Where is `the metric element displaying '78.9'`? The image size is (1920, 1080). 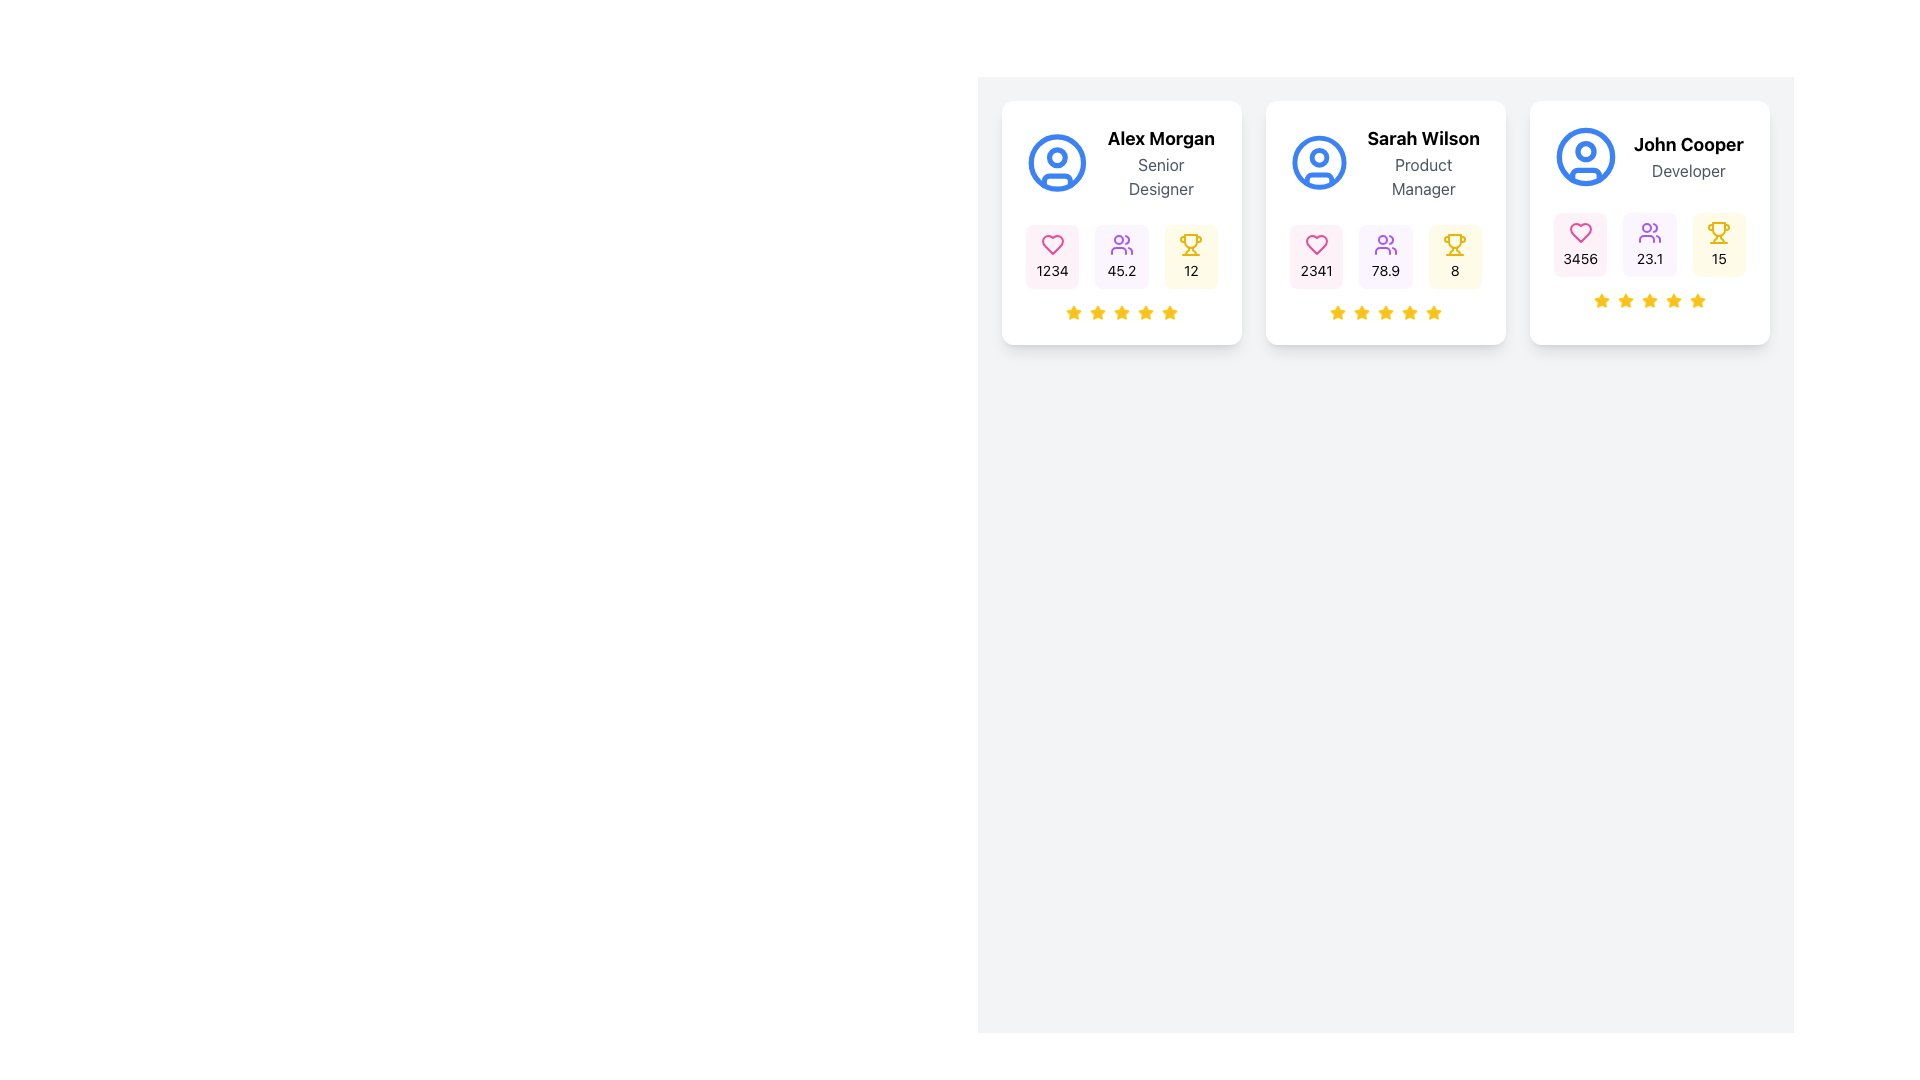 the metric element displaying '78.9' is located at coordinates (1385, 256).